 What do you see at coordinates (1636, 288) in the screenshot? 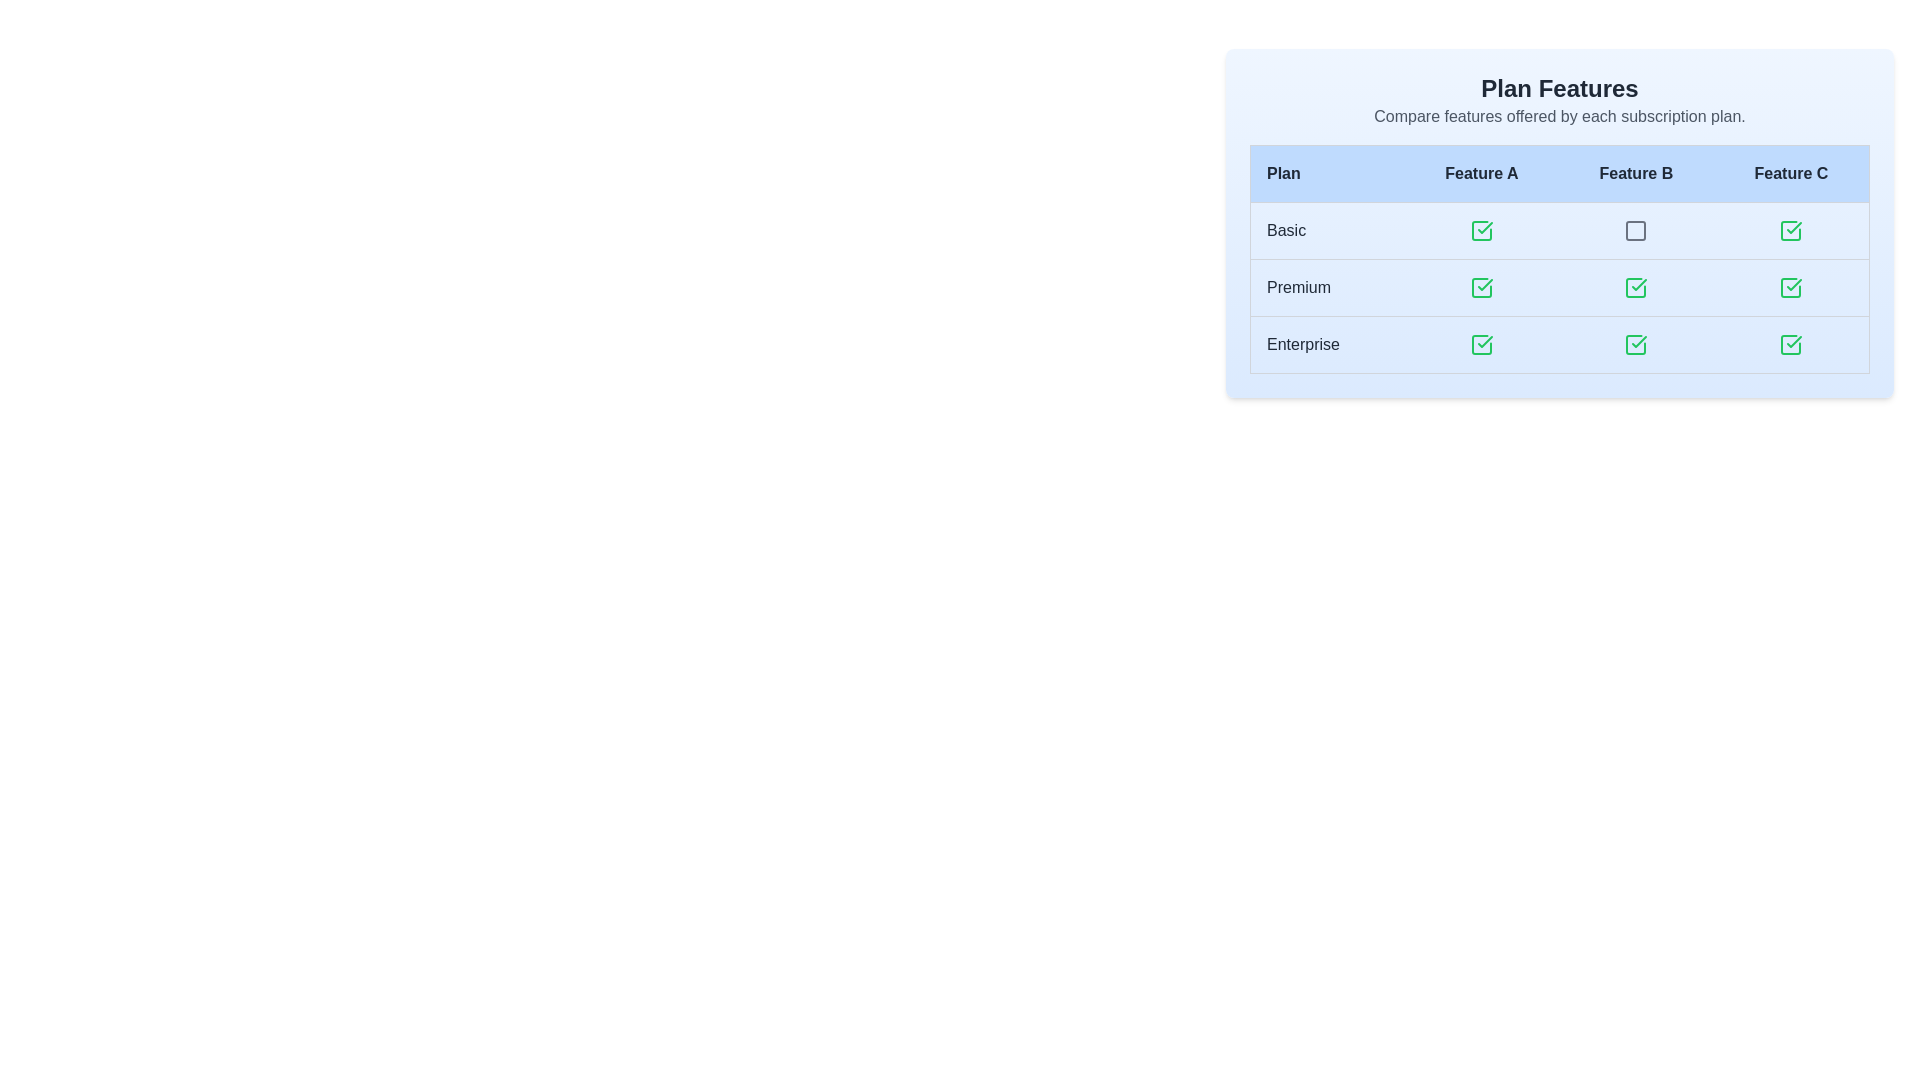
I see `the green checkmark icon representing a checked checkbox in the 'Feature B' column of the 'Plan Features' table for the 'Premium' row` at bounding box center [1636, 288].